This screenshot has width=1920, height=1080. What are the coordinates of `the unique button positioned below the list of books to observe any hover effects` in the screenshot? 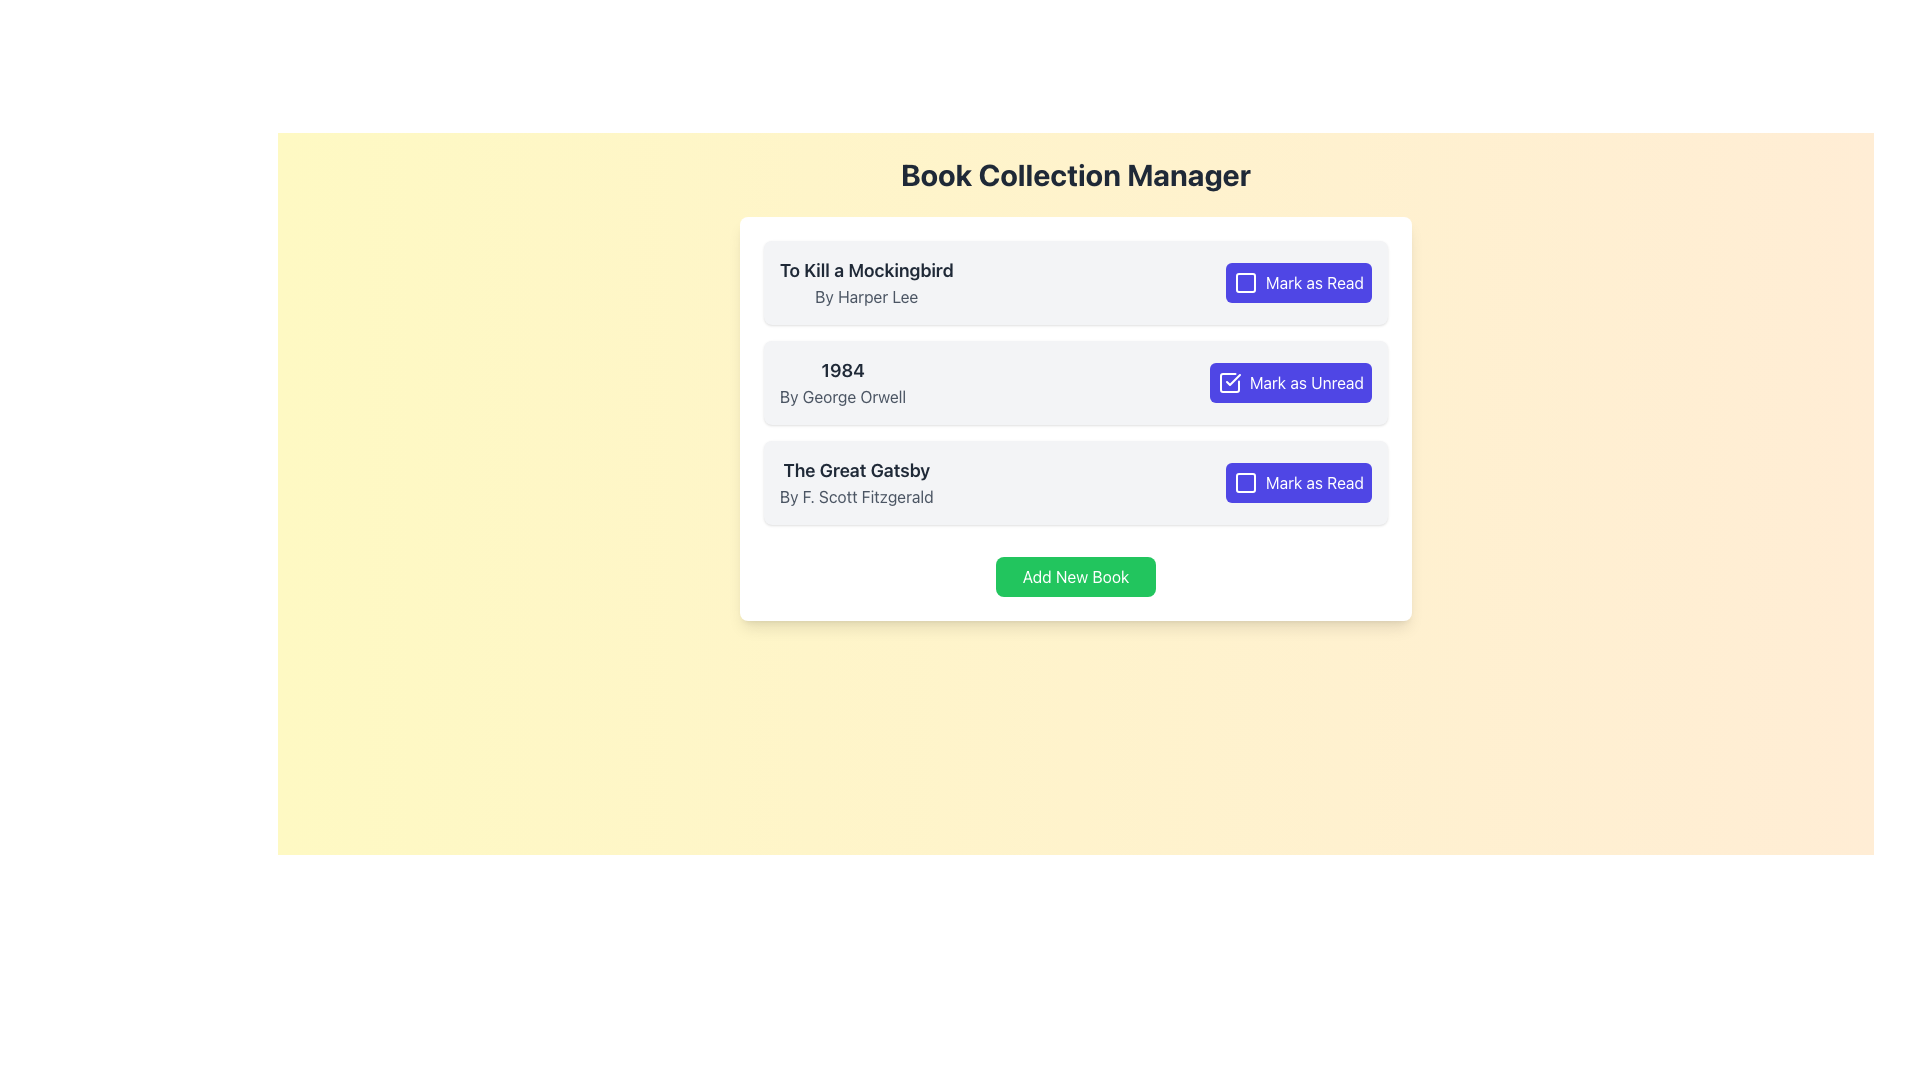 It's located at (1074, 577).